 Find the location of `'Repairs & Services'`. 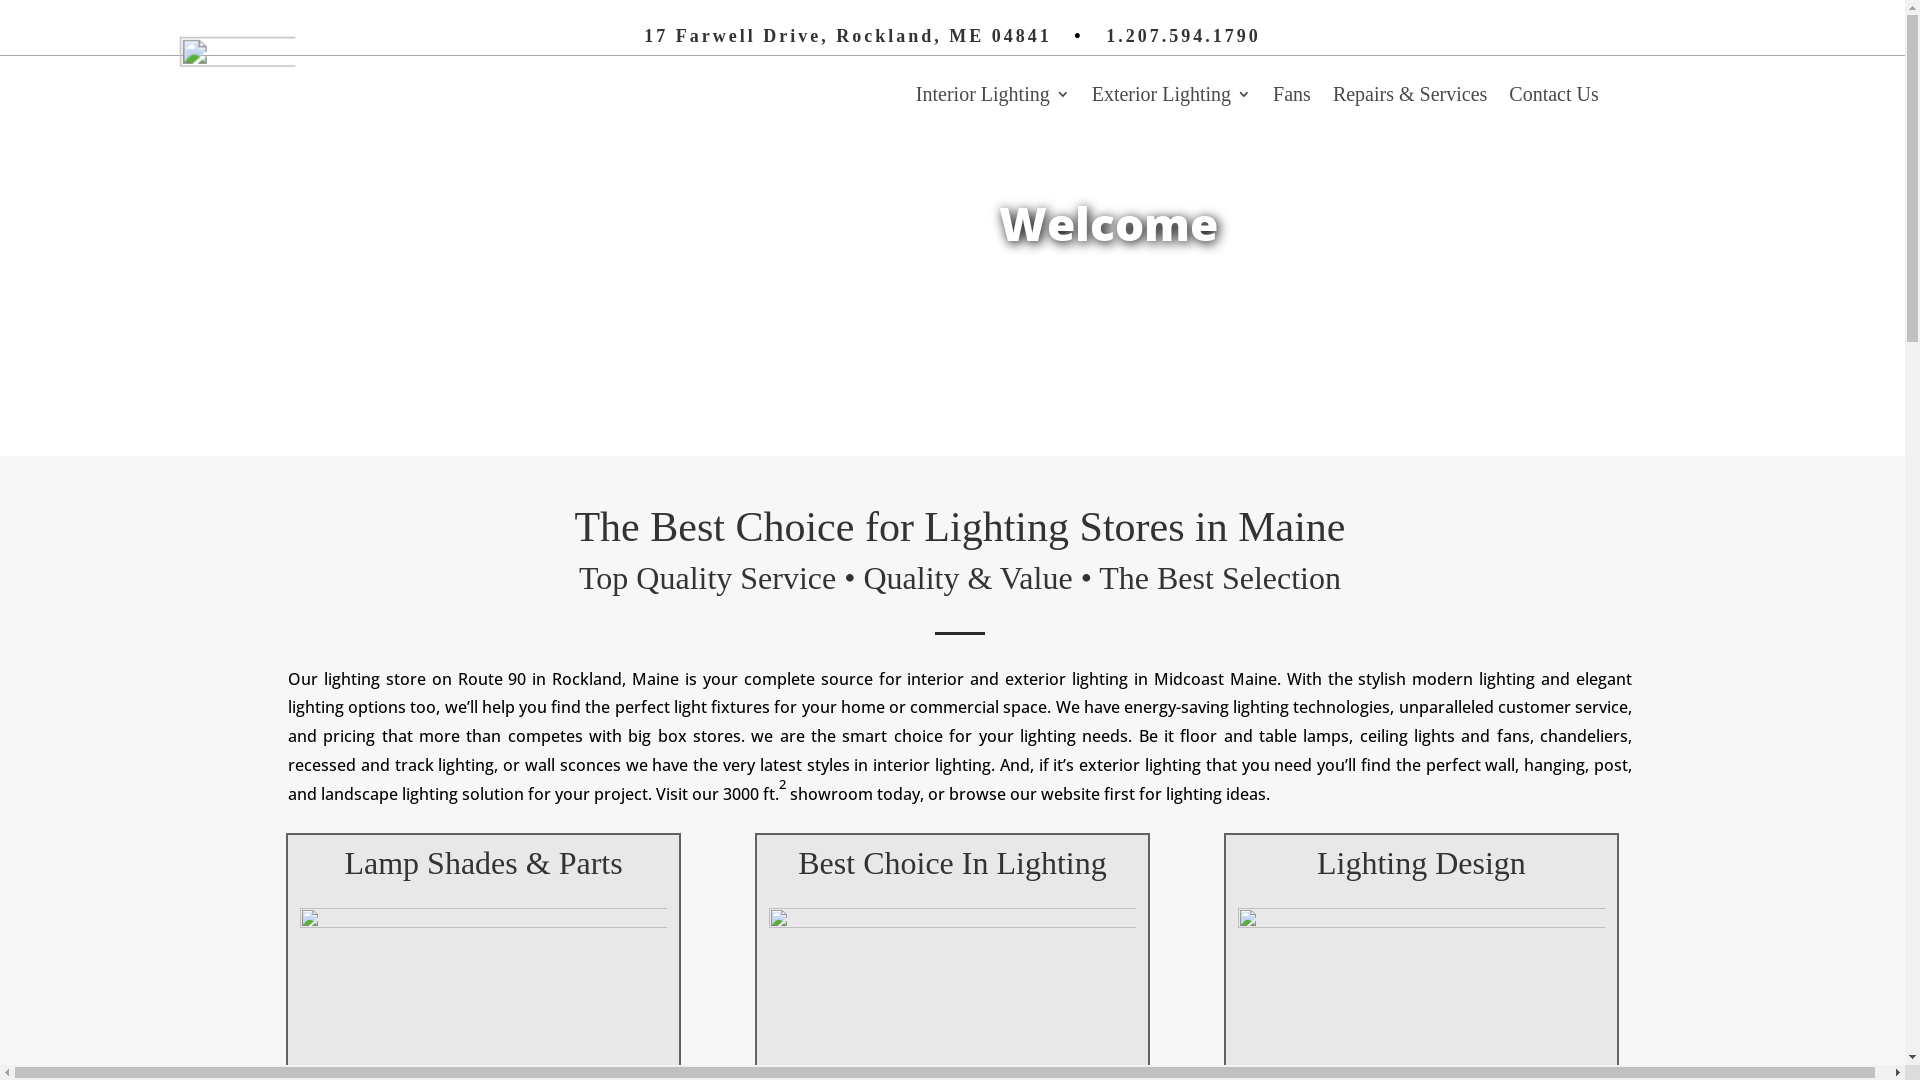

'Repairs & Services' is located at coordinates (1333, 97).